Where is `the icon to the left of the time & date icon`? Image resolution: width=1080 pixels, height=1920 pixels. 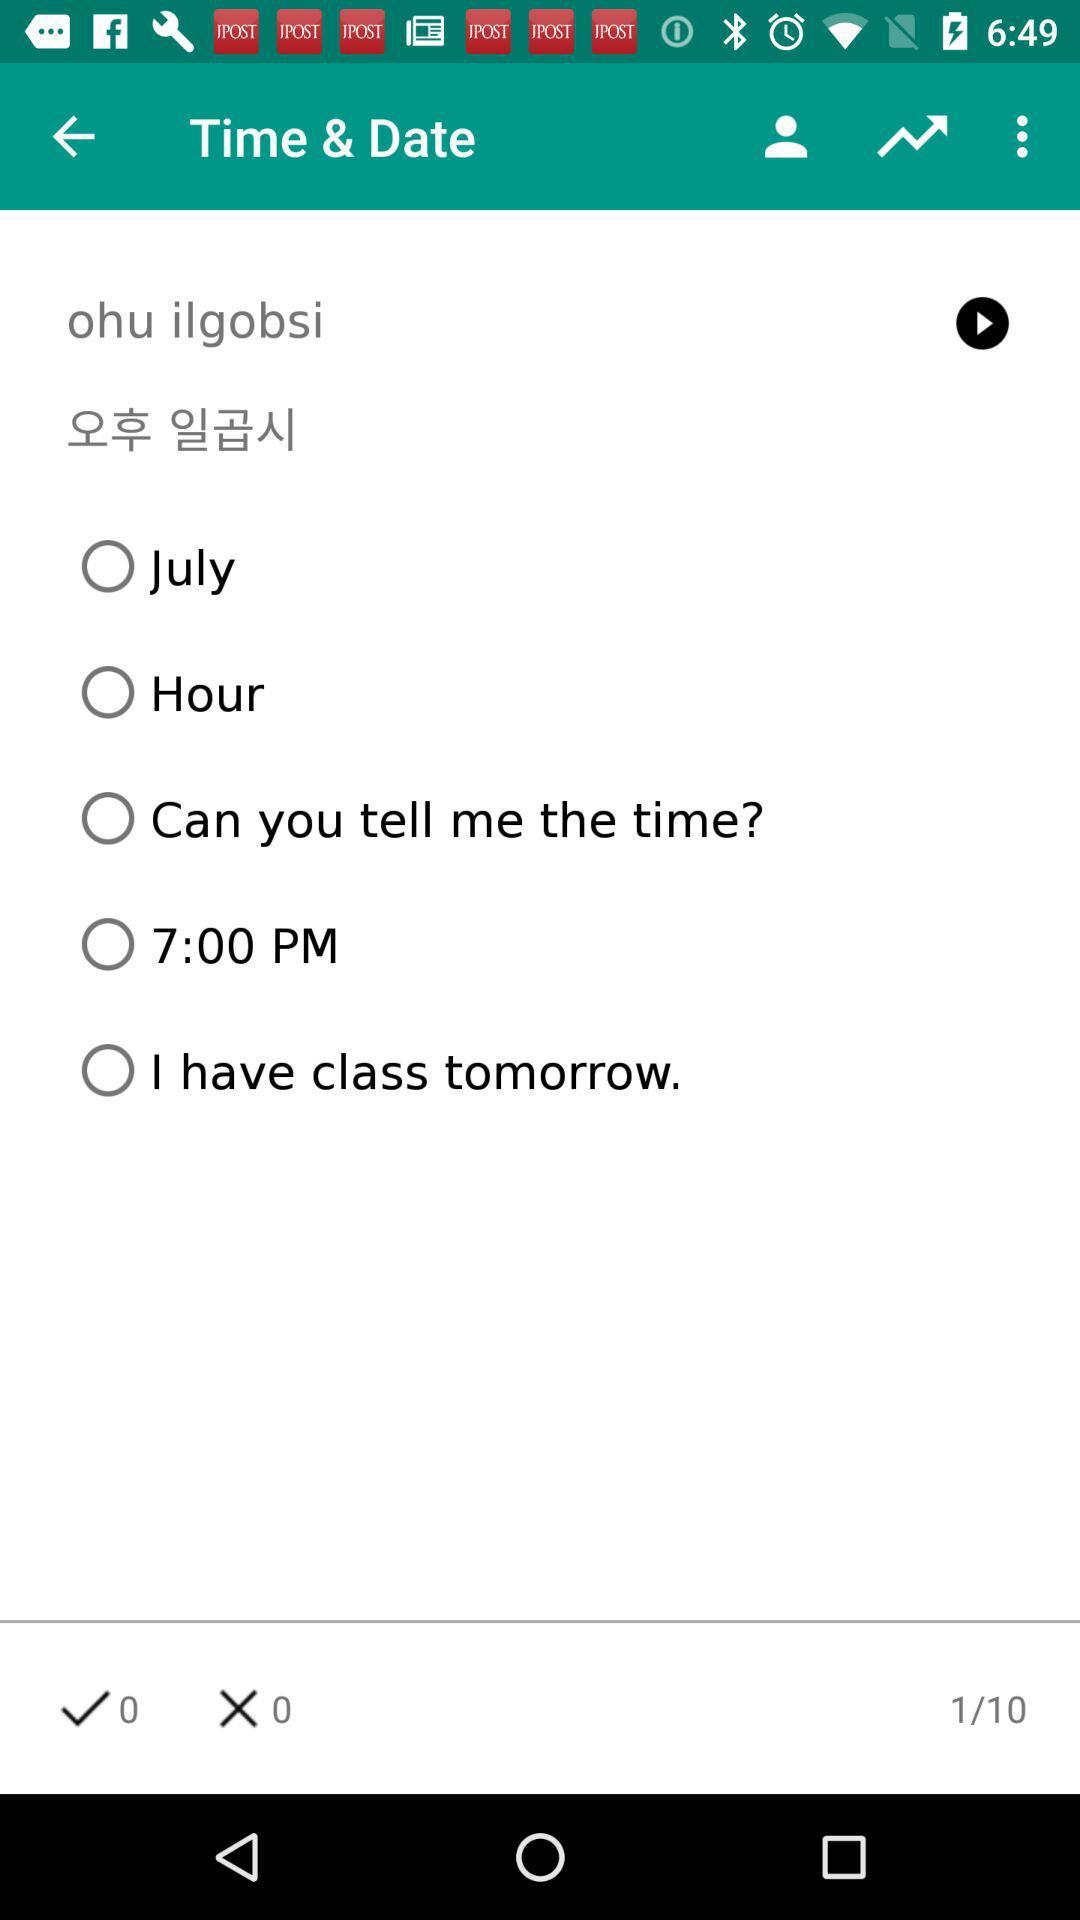
the icon to the left of the time & date icon is located at coordinates (72, 135).